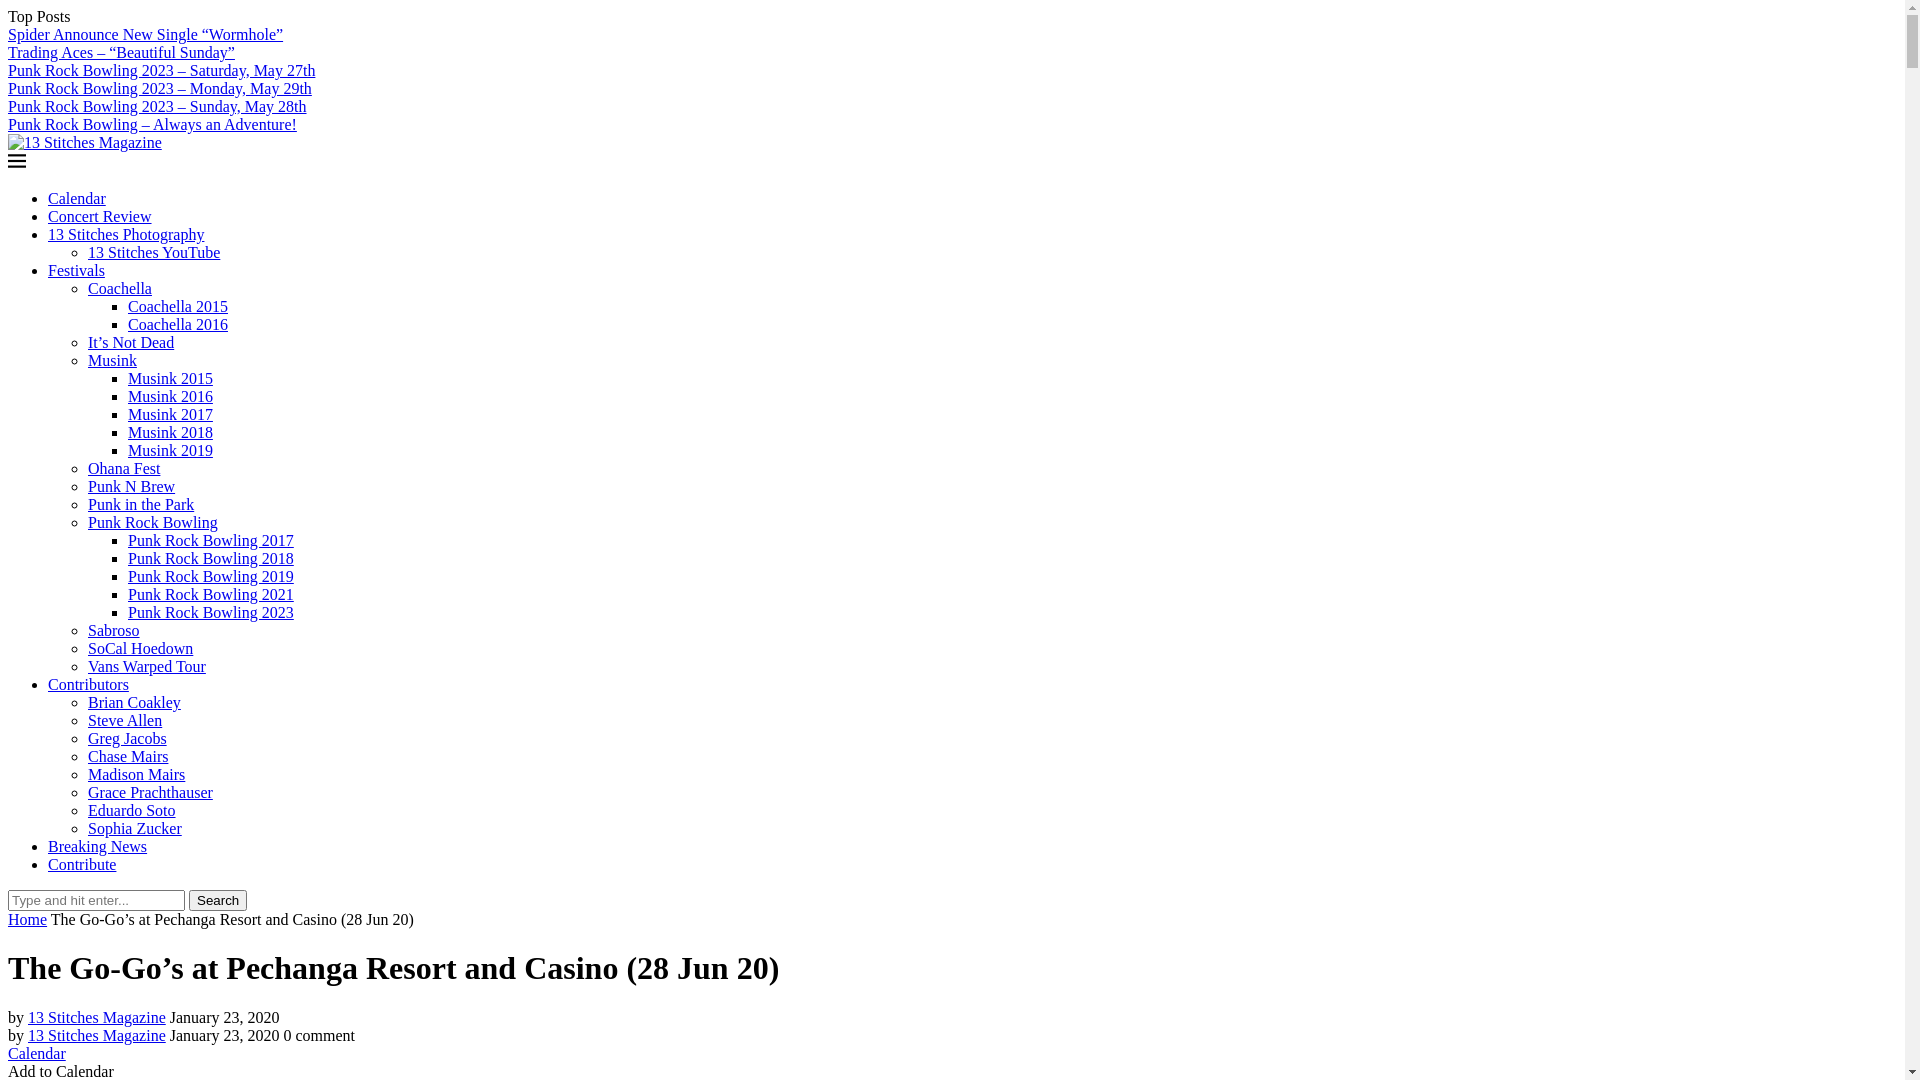 The image size is (1920, 1080). What do you see at coordinates (139, 503) in the screenshot?
I see `'Punk in the Park'` at bounding box center [139, 503].